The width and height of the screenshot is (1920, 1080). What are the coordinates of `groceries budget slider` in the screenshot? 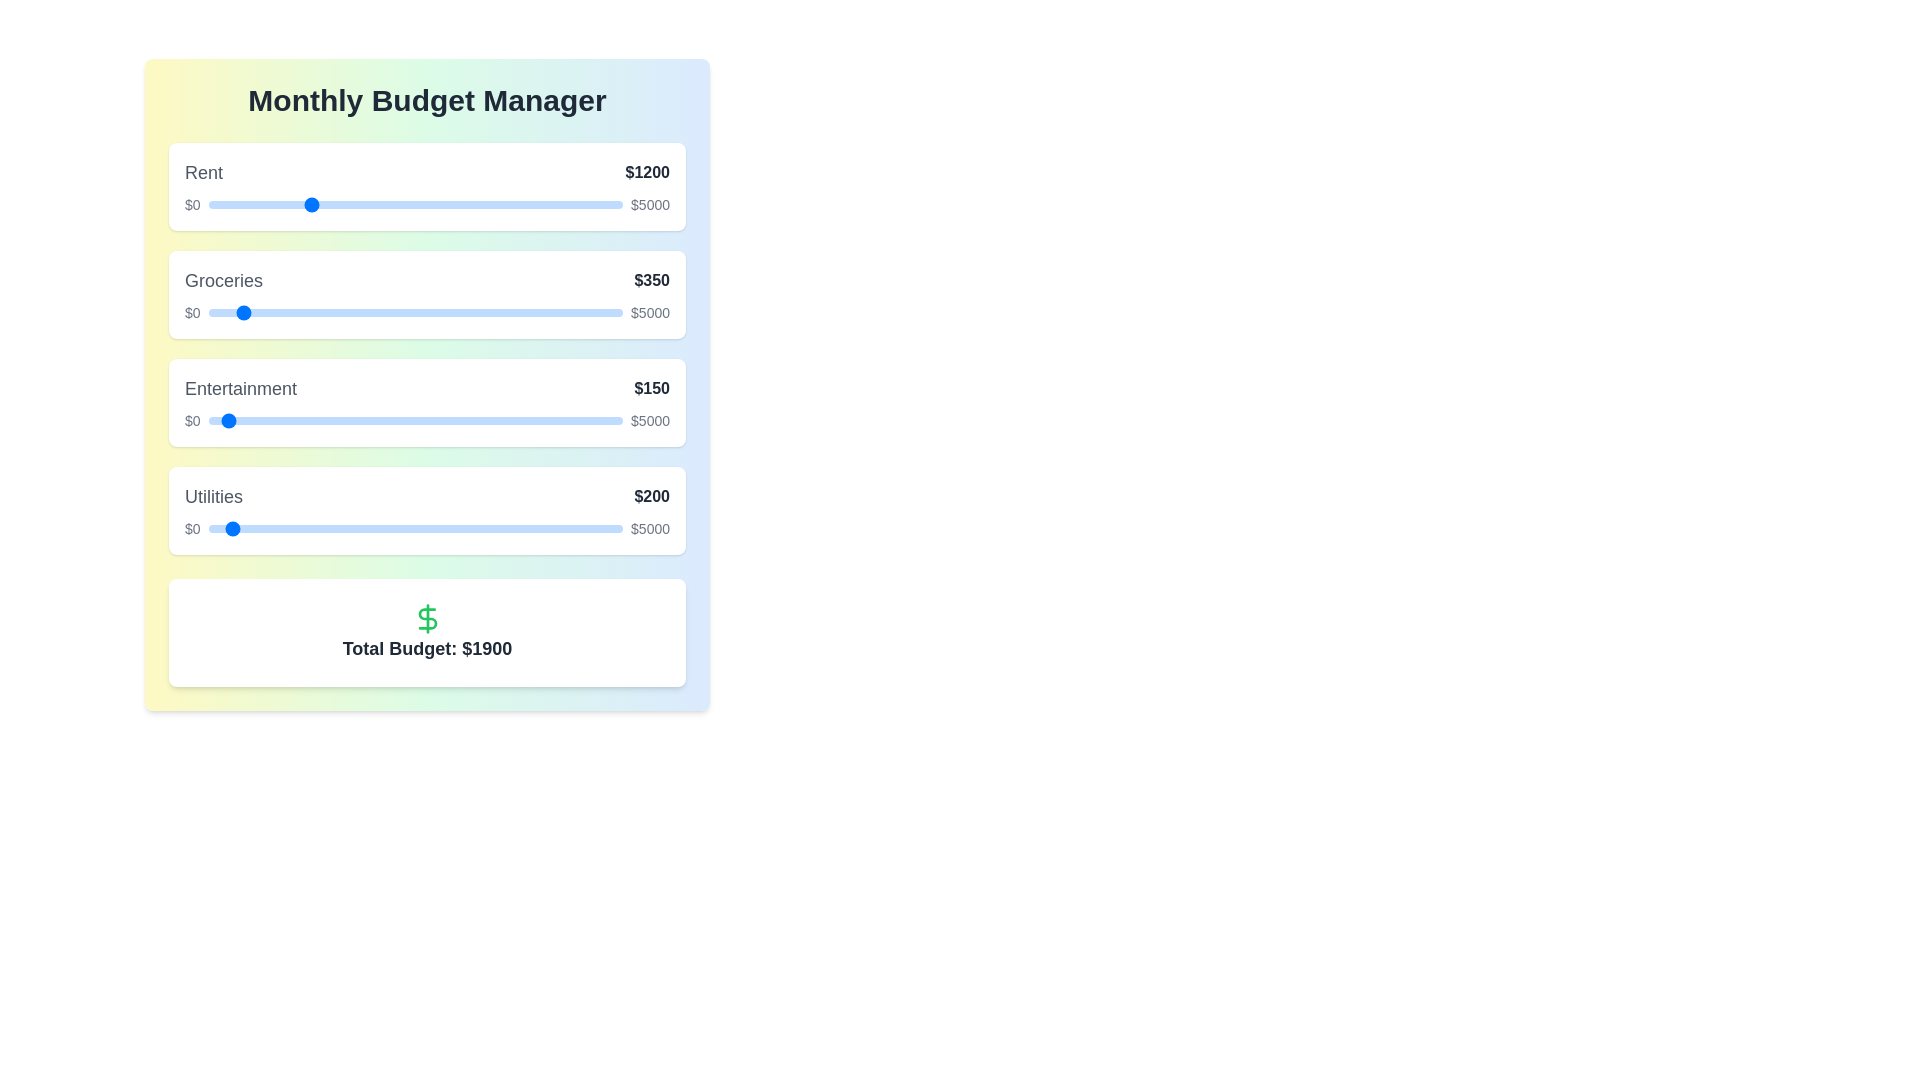 It's located at (548, 312).